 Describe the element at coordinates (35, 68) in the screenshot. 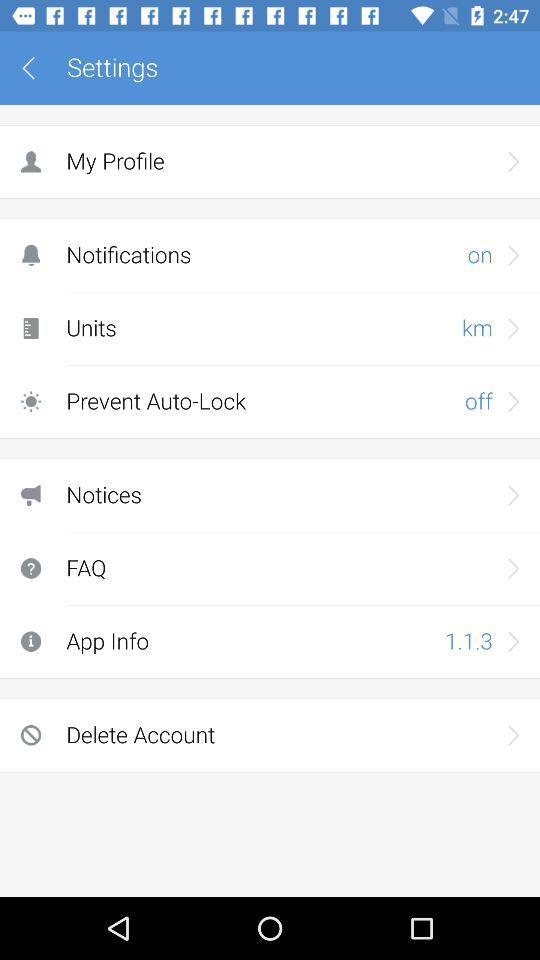

I see `app next to settings app` at that location.